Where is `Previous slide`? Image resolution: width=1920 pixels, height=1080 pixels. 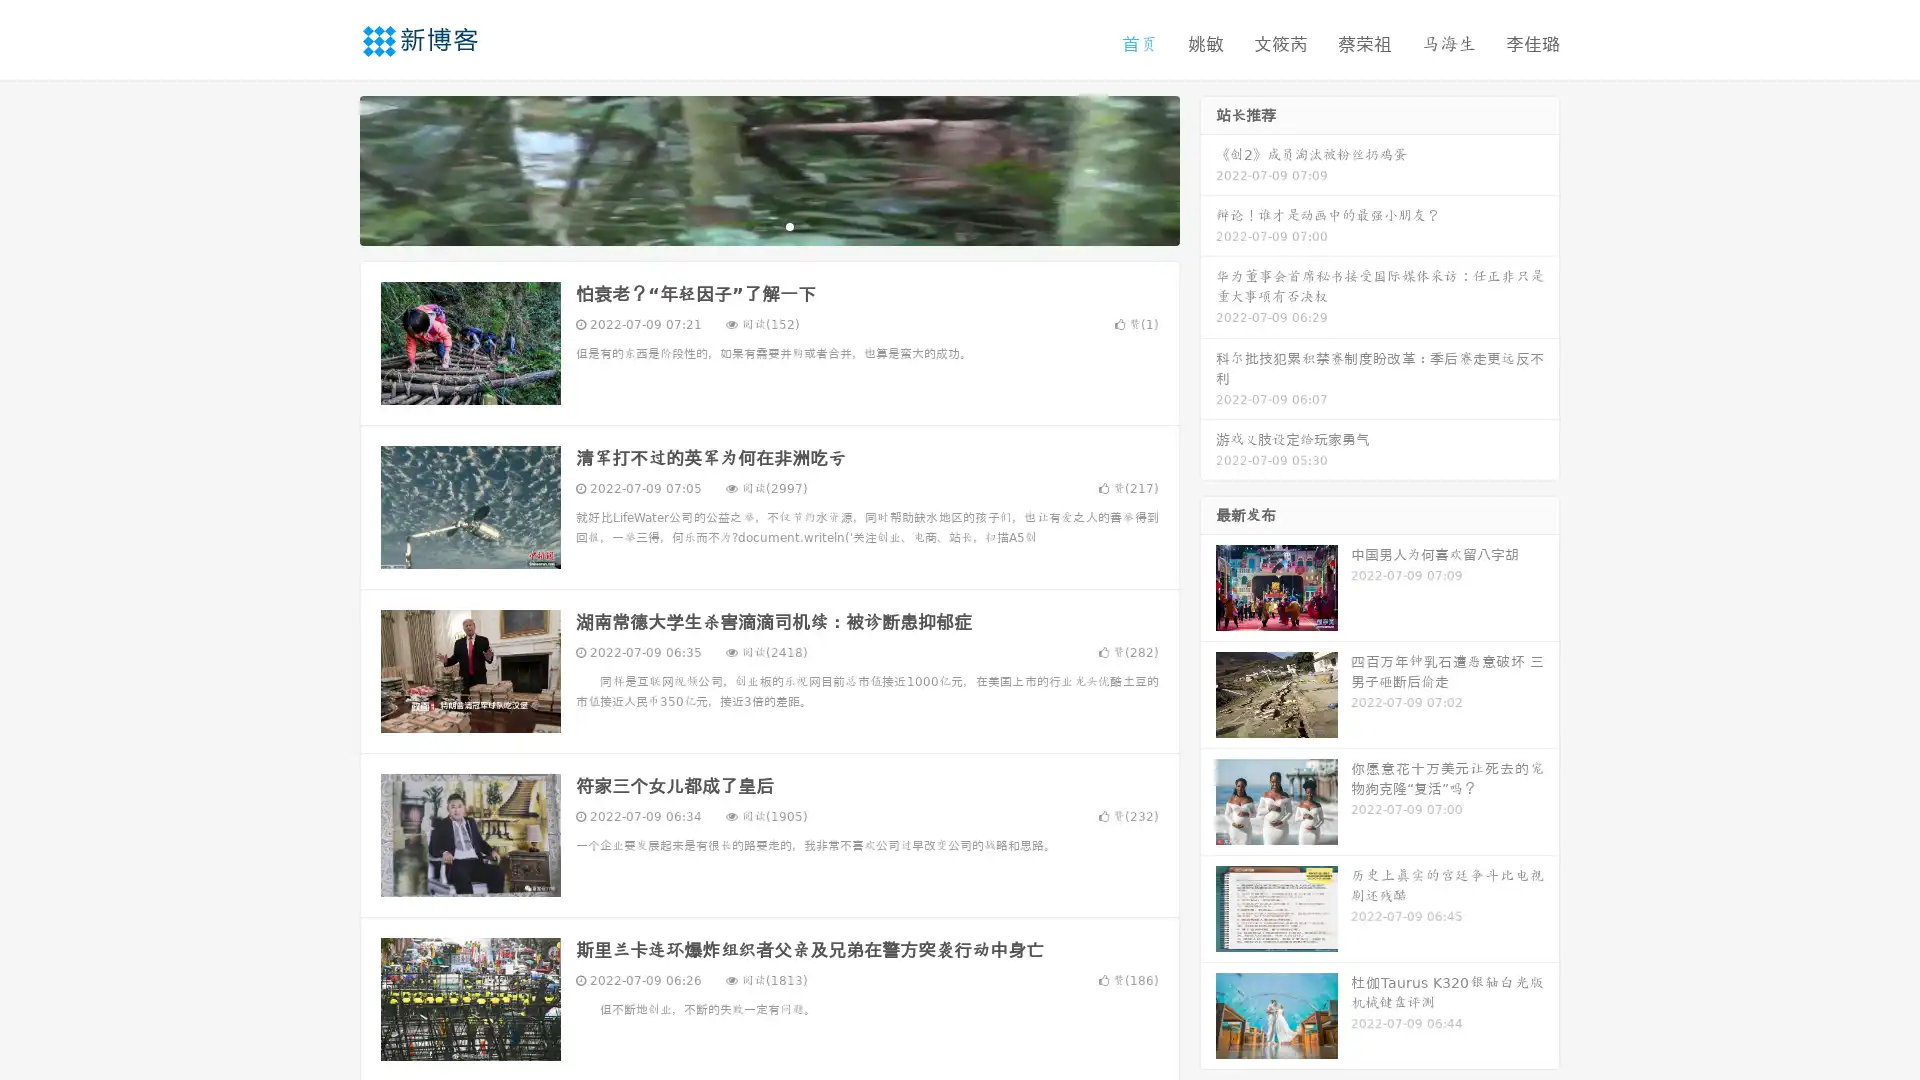
Previous slide is located at coordinates (330, 168).